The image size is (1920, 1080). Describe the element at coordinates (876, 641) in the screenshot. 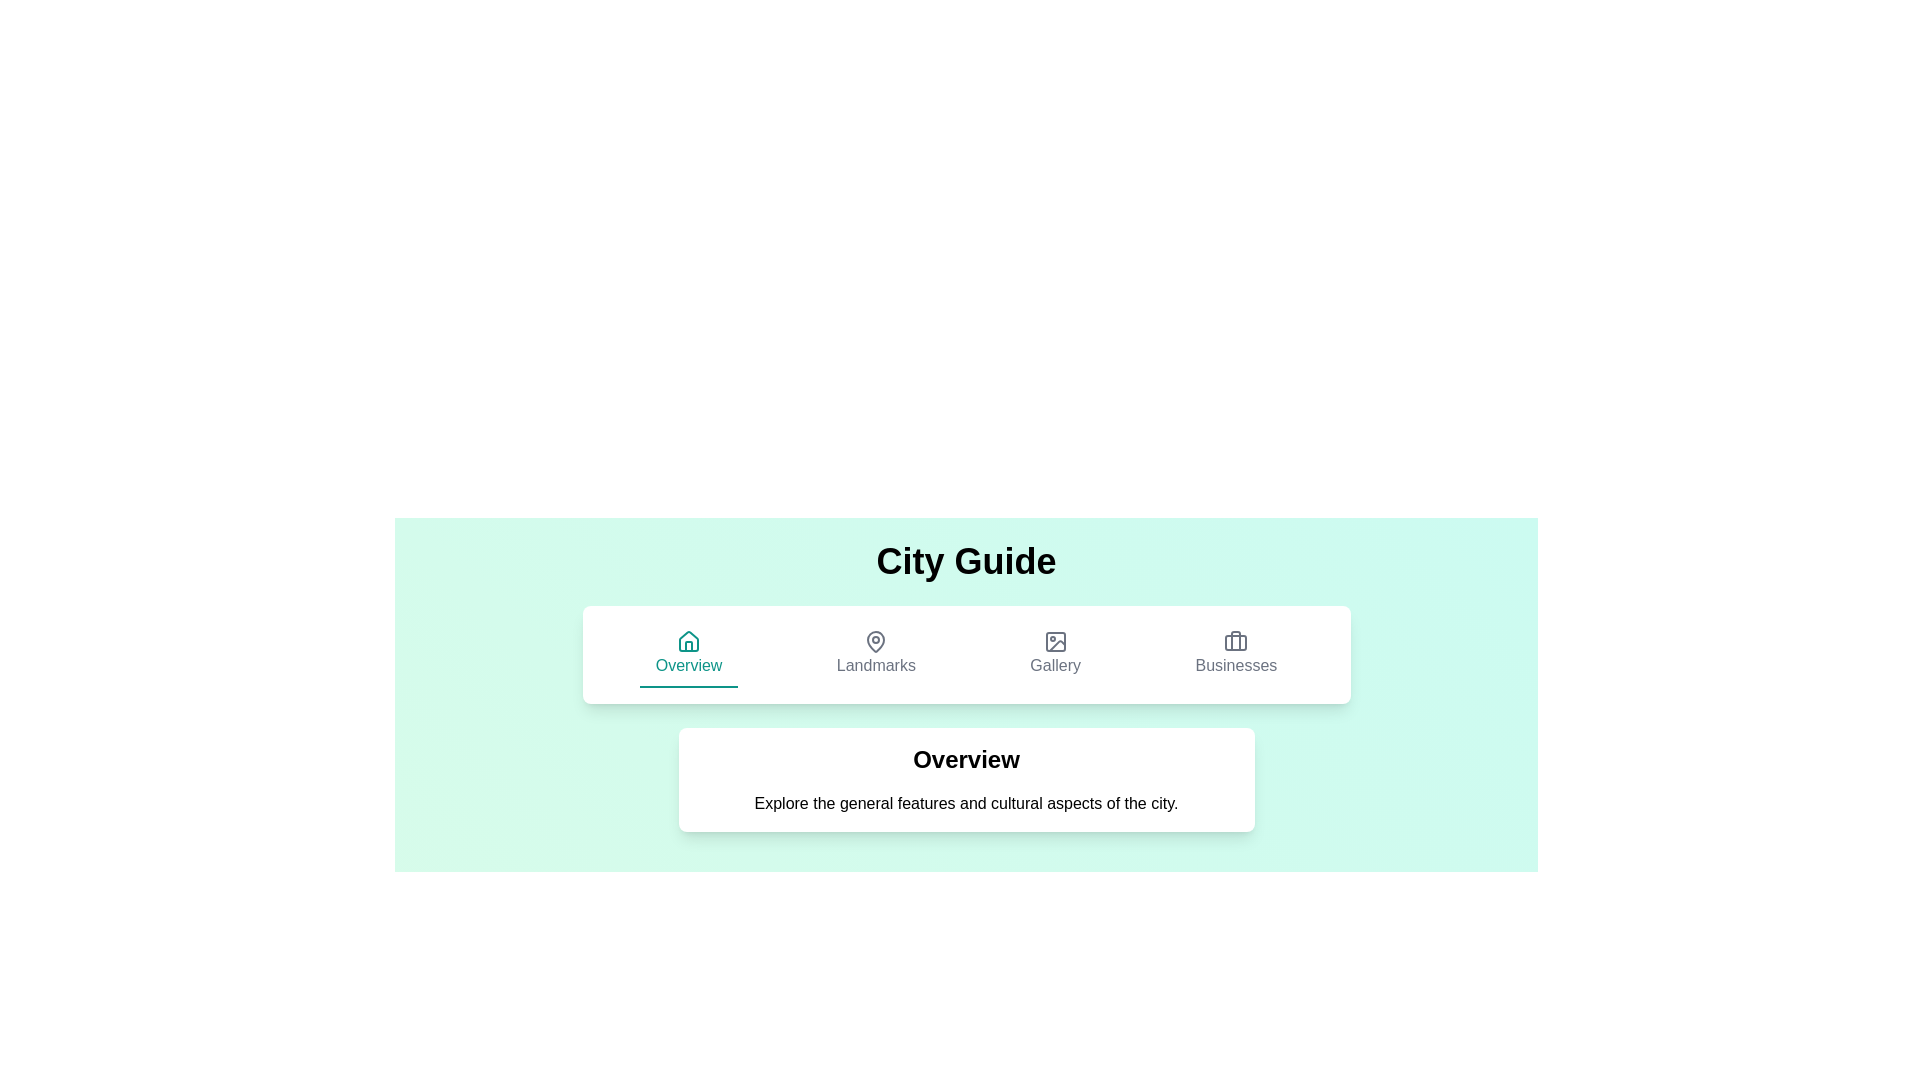

I see `the graphic icon in the horizontal navigation bar` at that location.